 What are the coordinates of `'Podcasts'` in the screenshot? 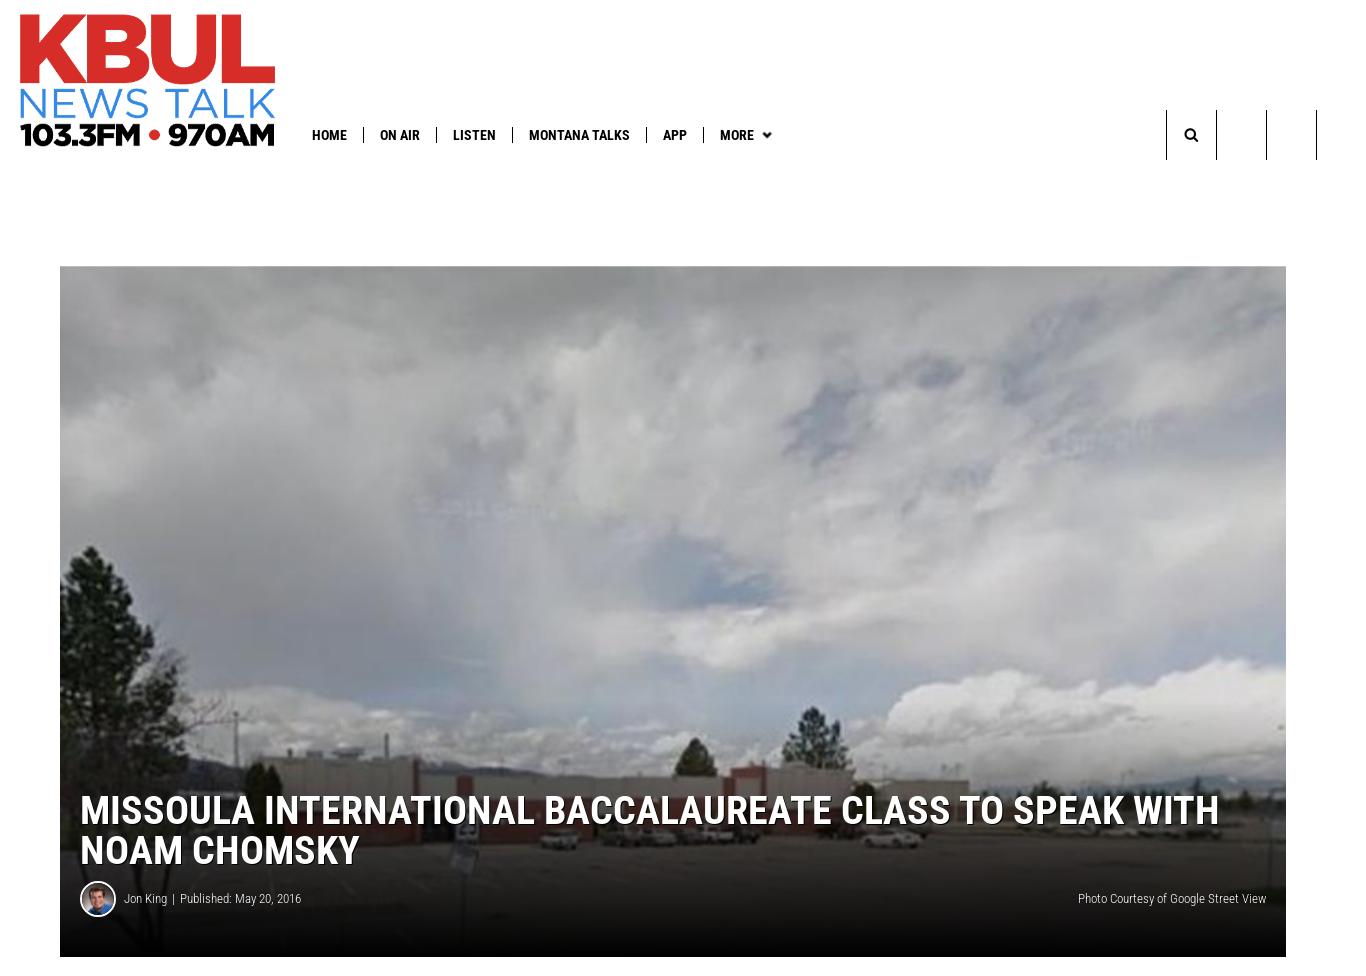 It's located at (640, 174).